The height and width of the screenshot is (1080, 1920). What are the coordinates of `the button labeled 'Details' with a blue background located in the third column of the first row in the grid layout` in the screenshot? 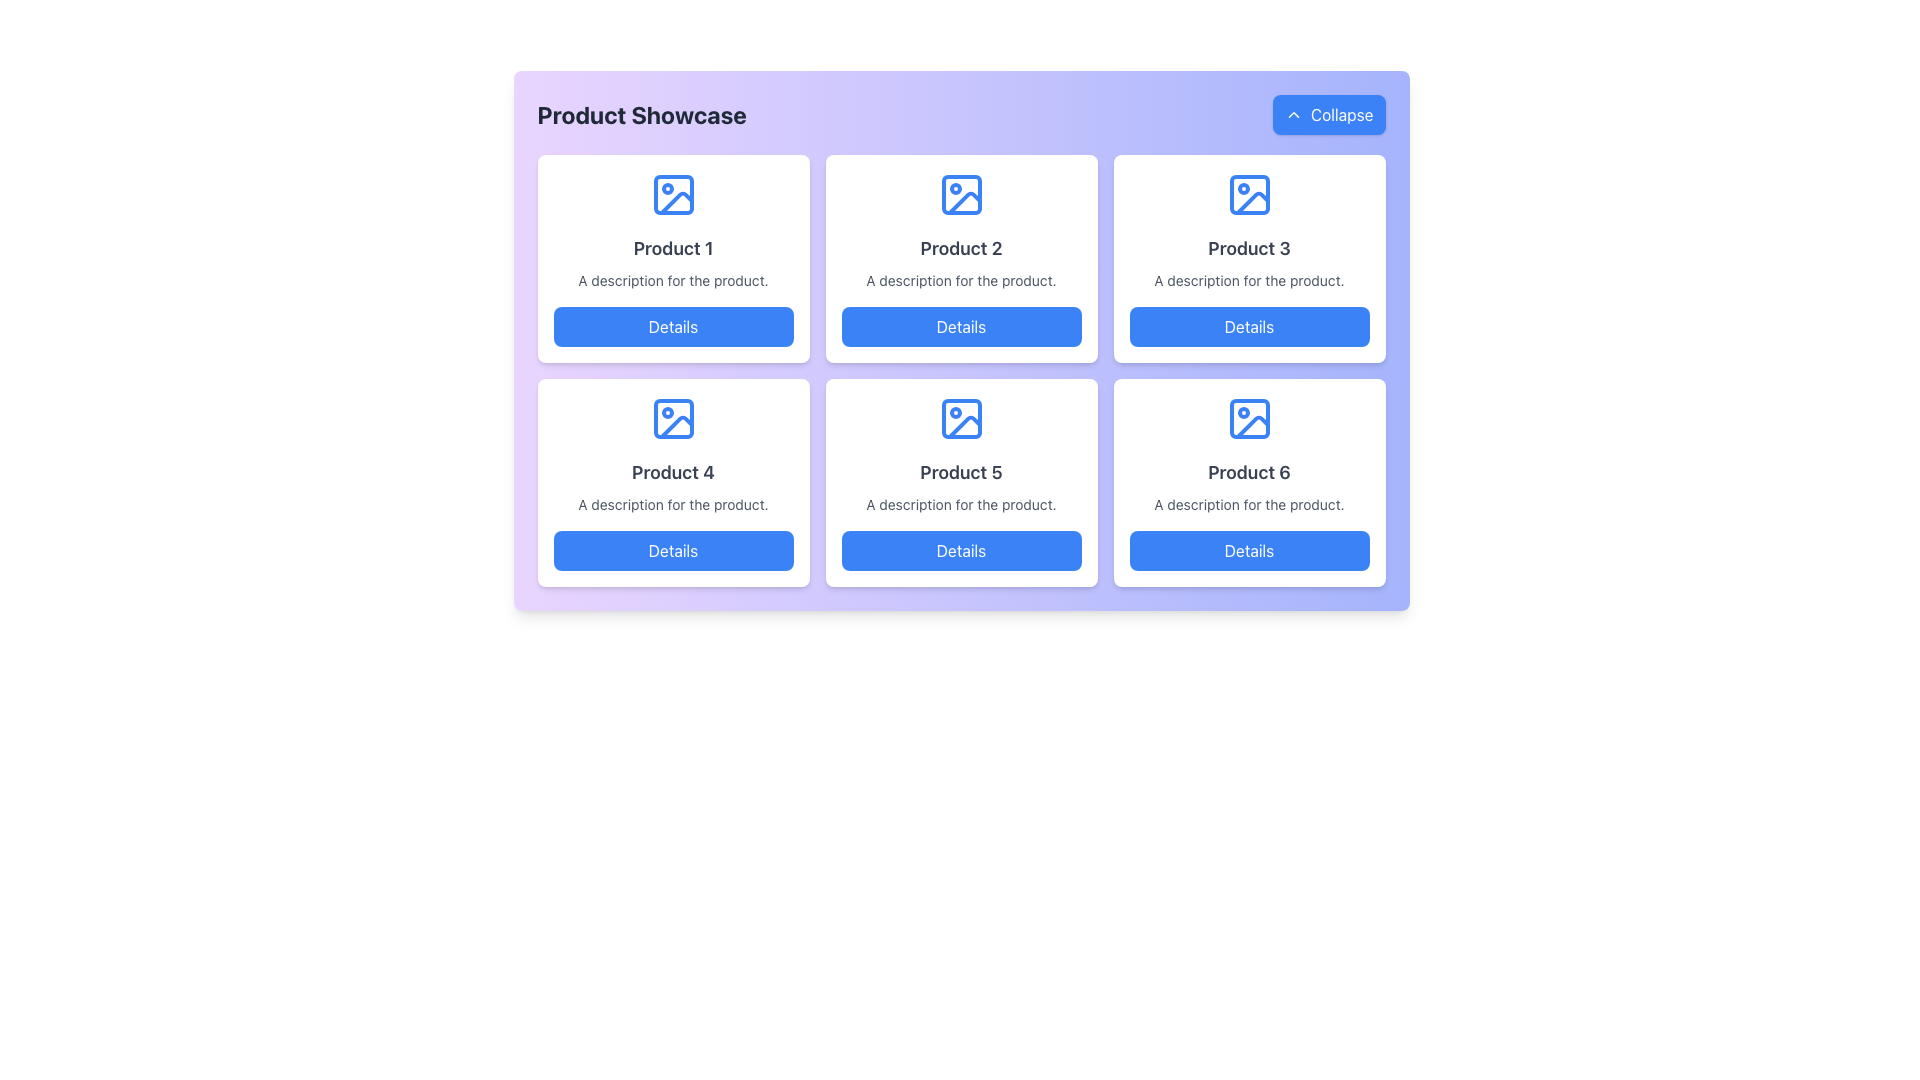 It's located at (1248, 326).